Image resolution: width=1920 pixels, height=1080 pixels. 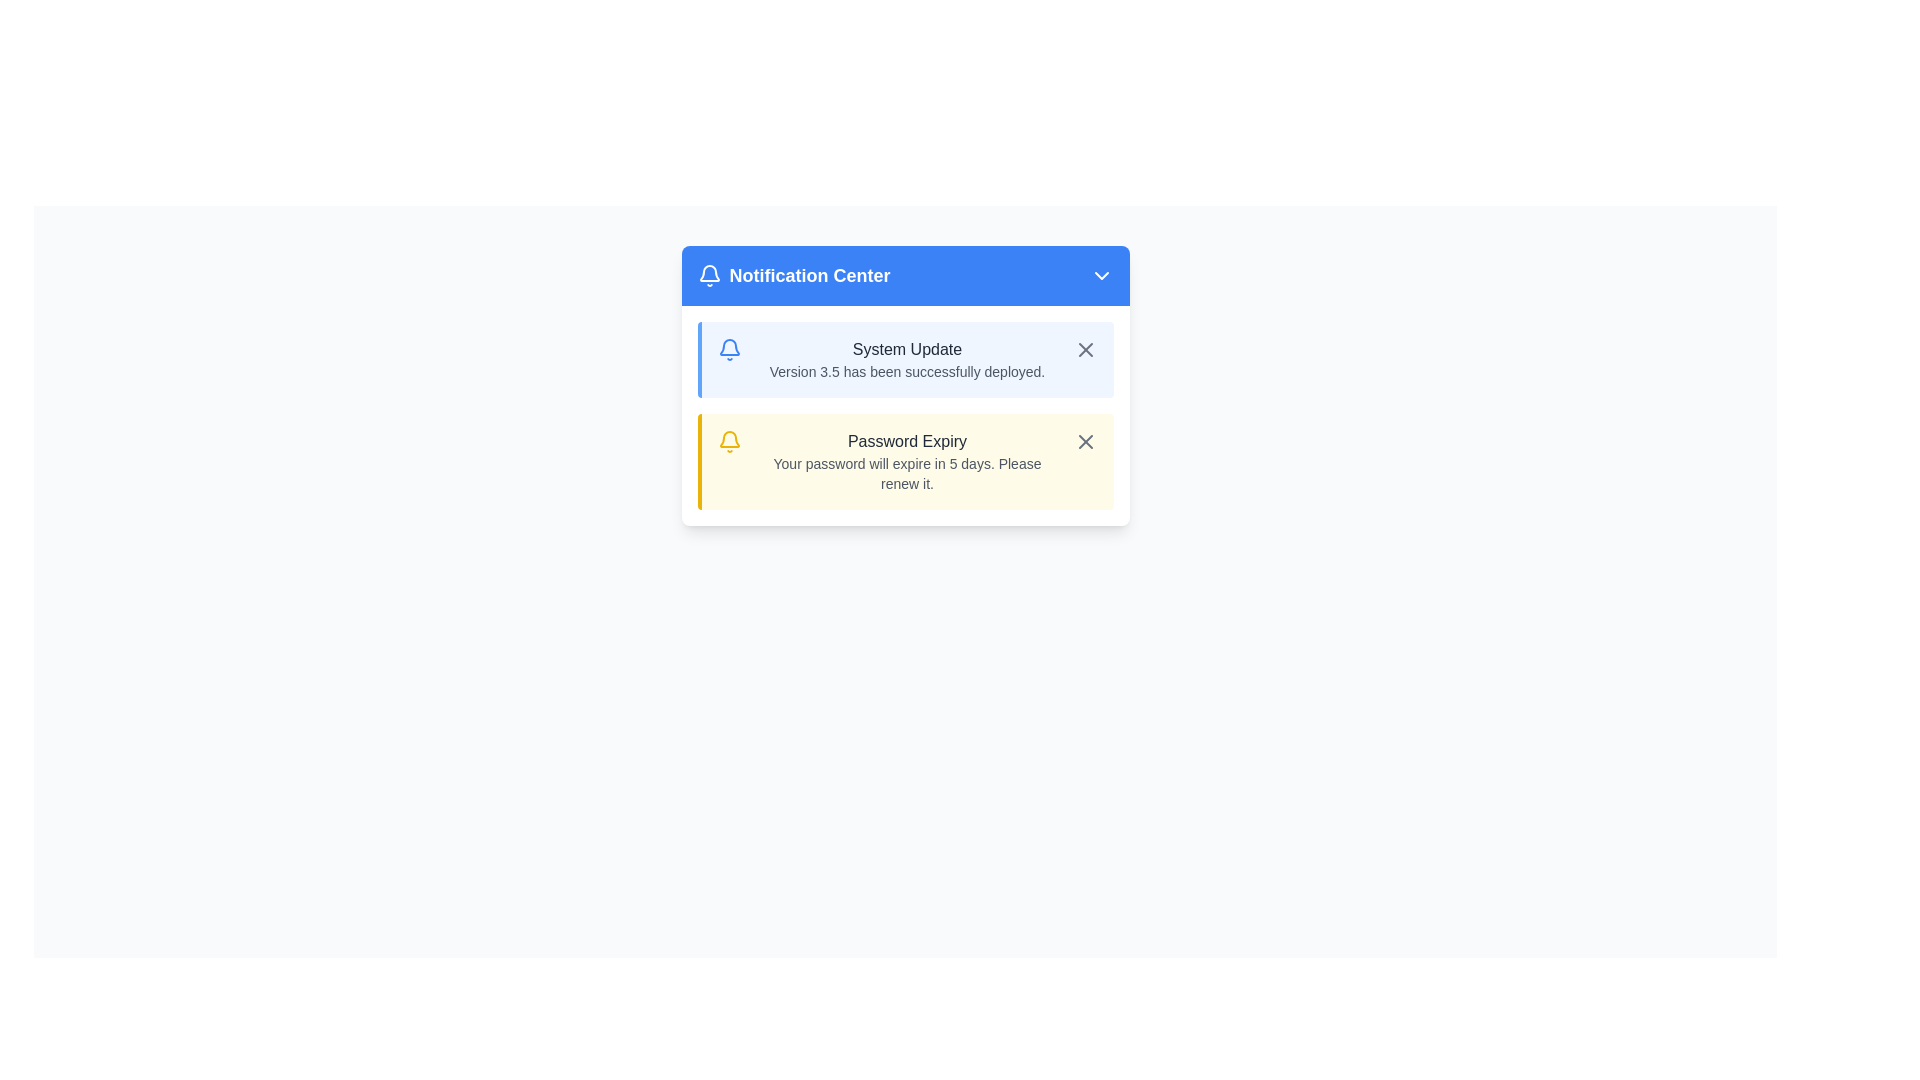 What do you see at coordinates (1084, 349) in the screenshot?
I see `the 'X' icon in the upper right corner of the 'System Update' notification` at bounding box center [1084, 349].